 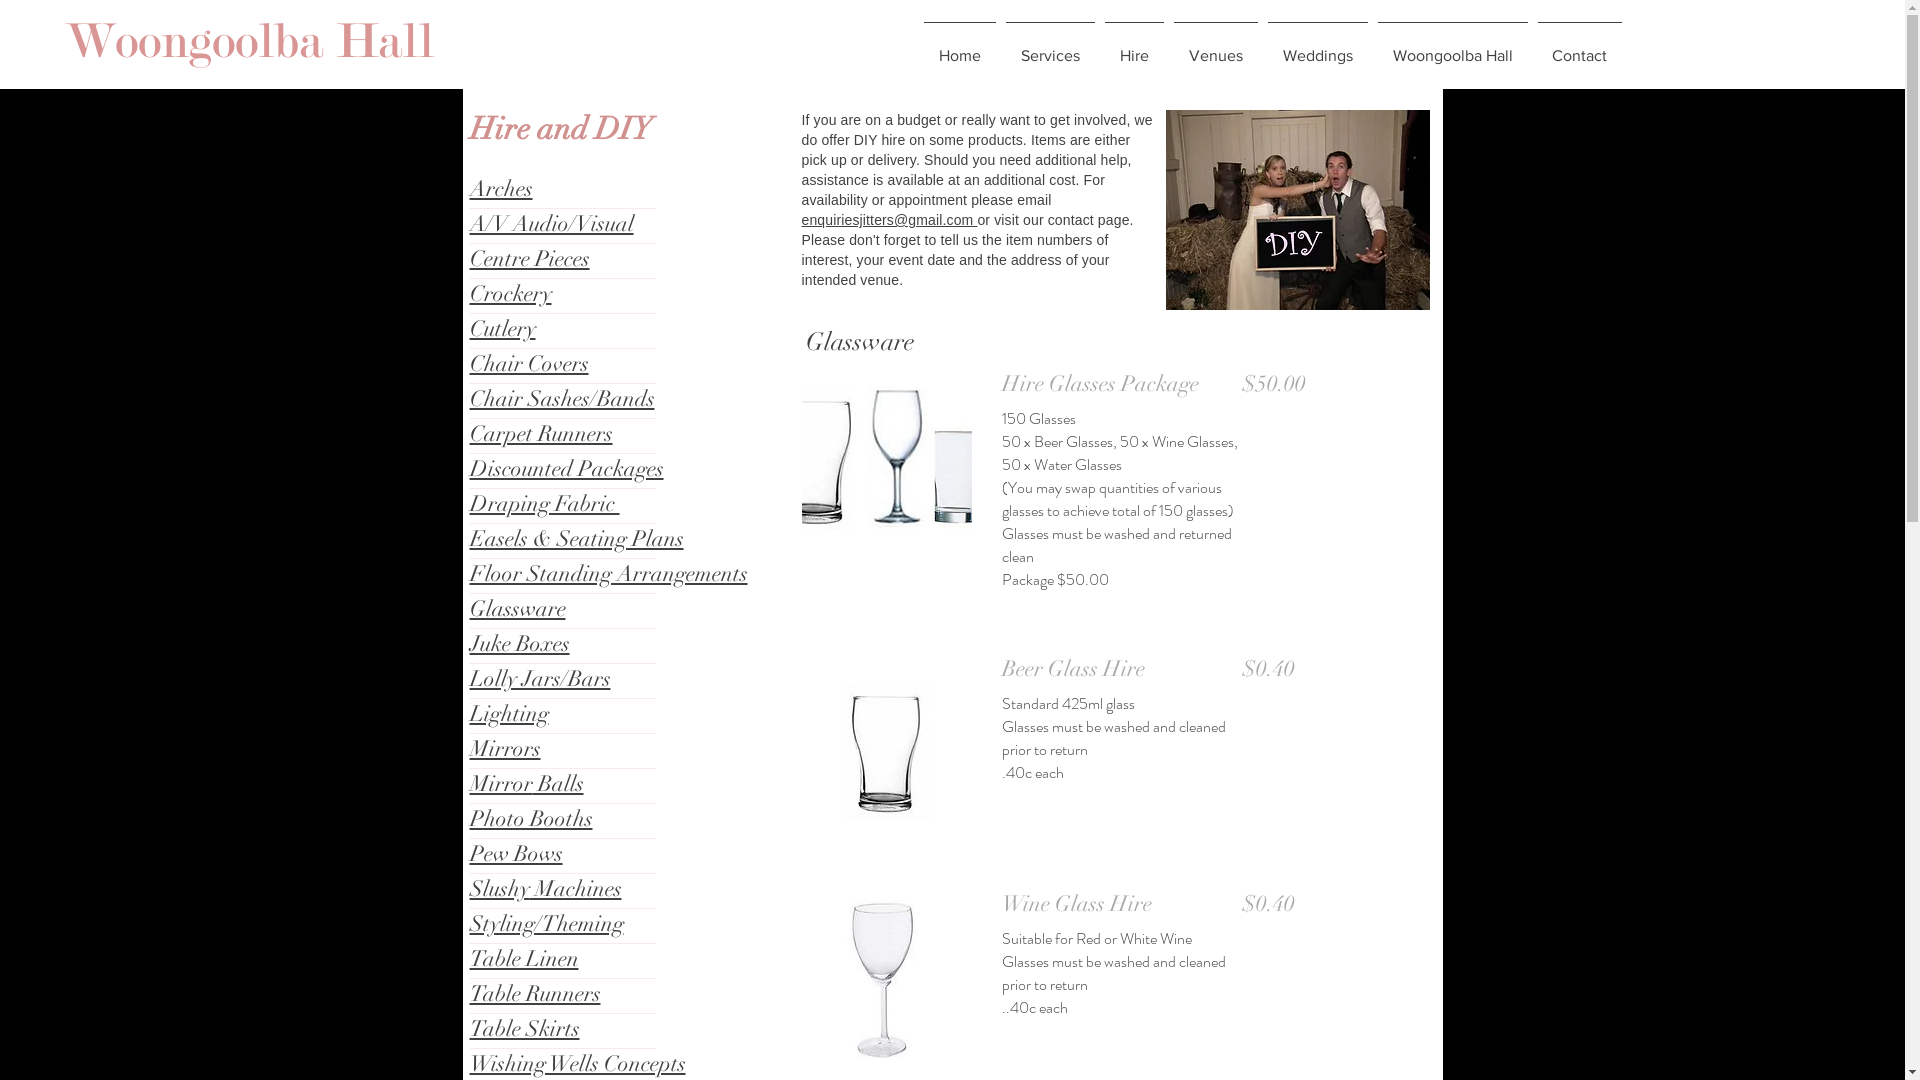 I want to click on 'Discounted Packages', so click(x=469, y=468).